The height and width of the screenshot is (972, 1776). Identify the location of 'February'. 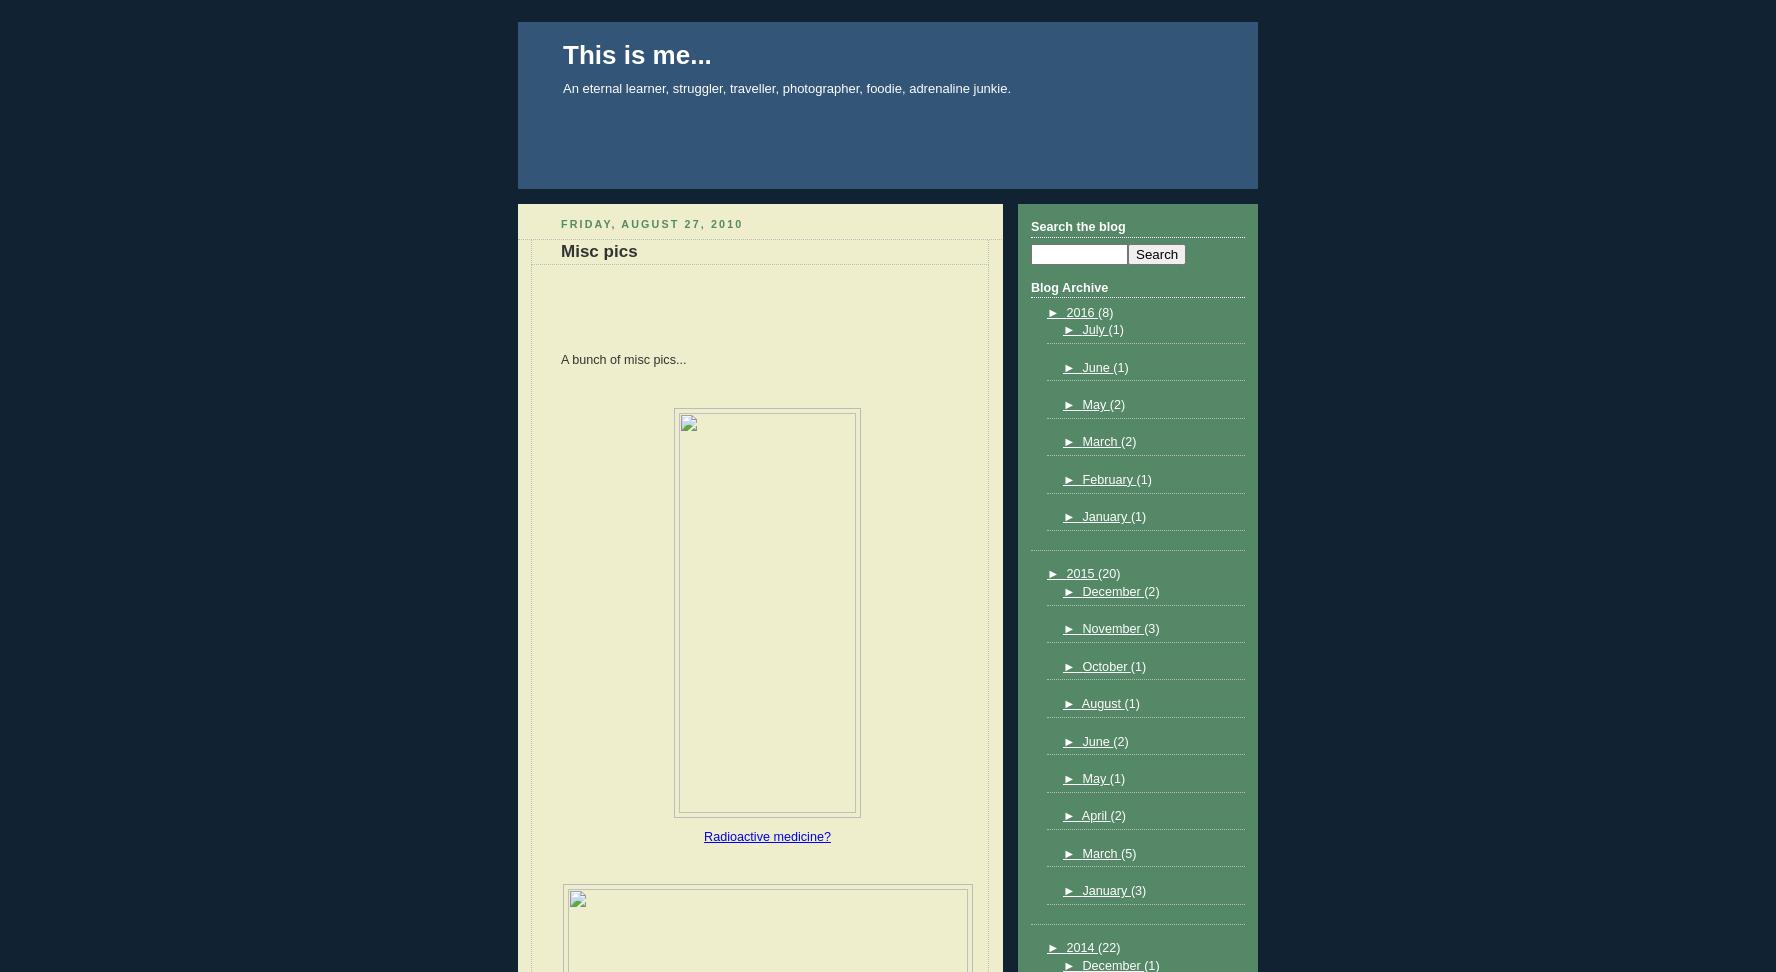
(1080, 478).